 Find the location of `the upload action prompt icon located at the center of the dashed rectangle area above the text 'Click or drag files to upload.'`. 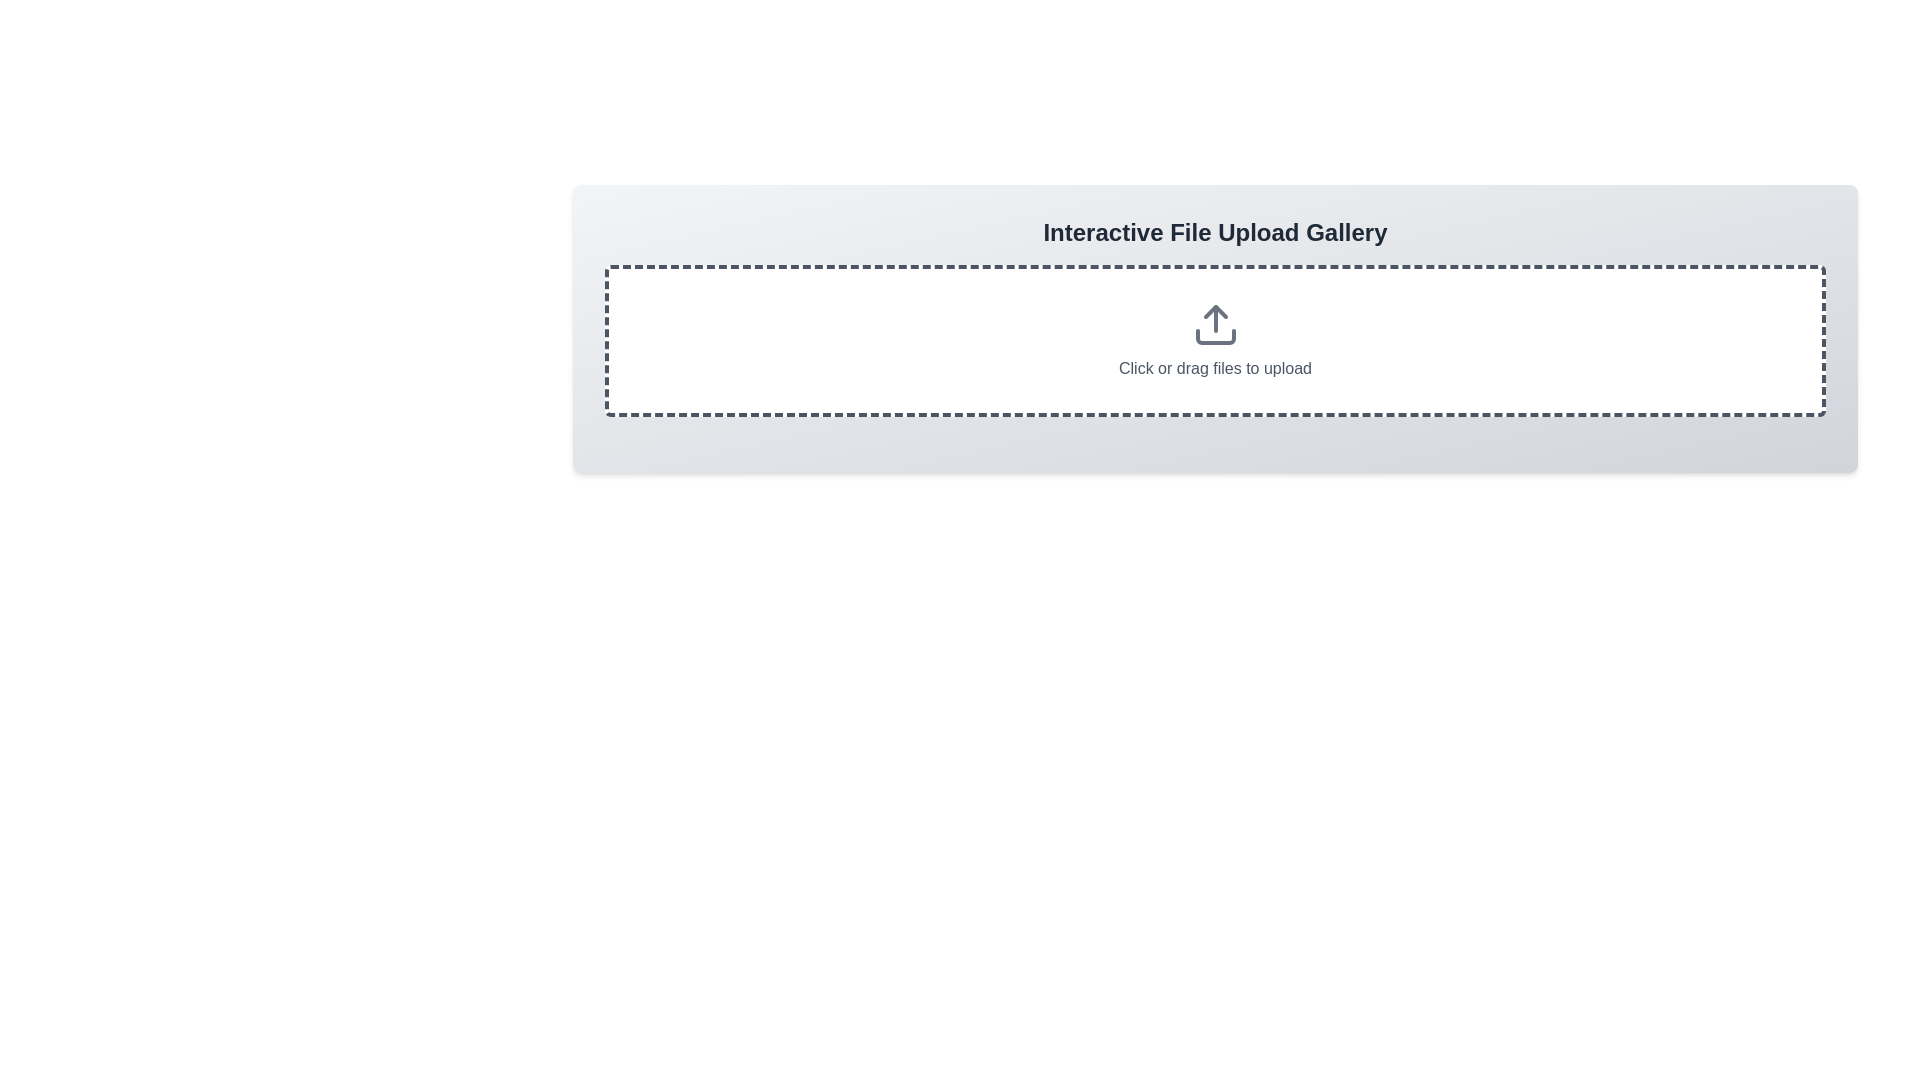

the upload action prompt icon located at the center of the dashed rectangle area above the text 'Click or drag files to upload.' is located at coordinates (1214, 323).